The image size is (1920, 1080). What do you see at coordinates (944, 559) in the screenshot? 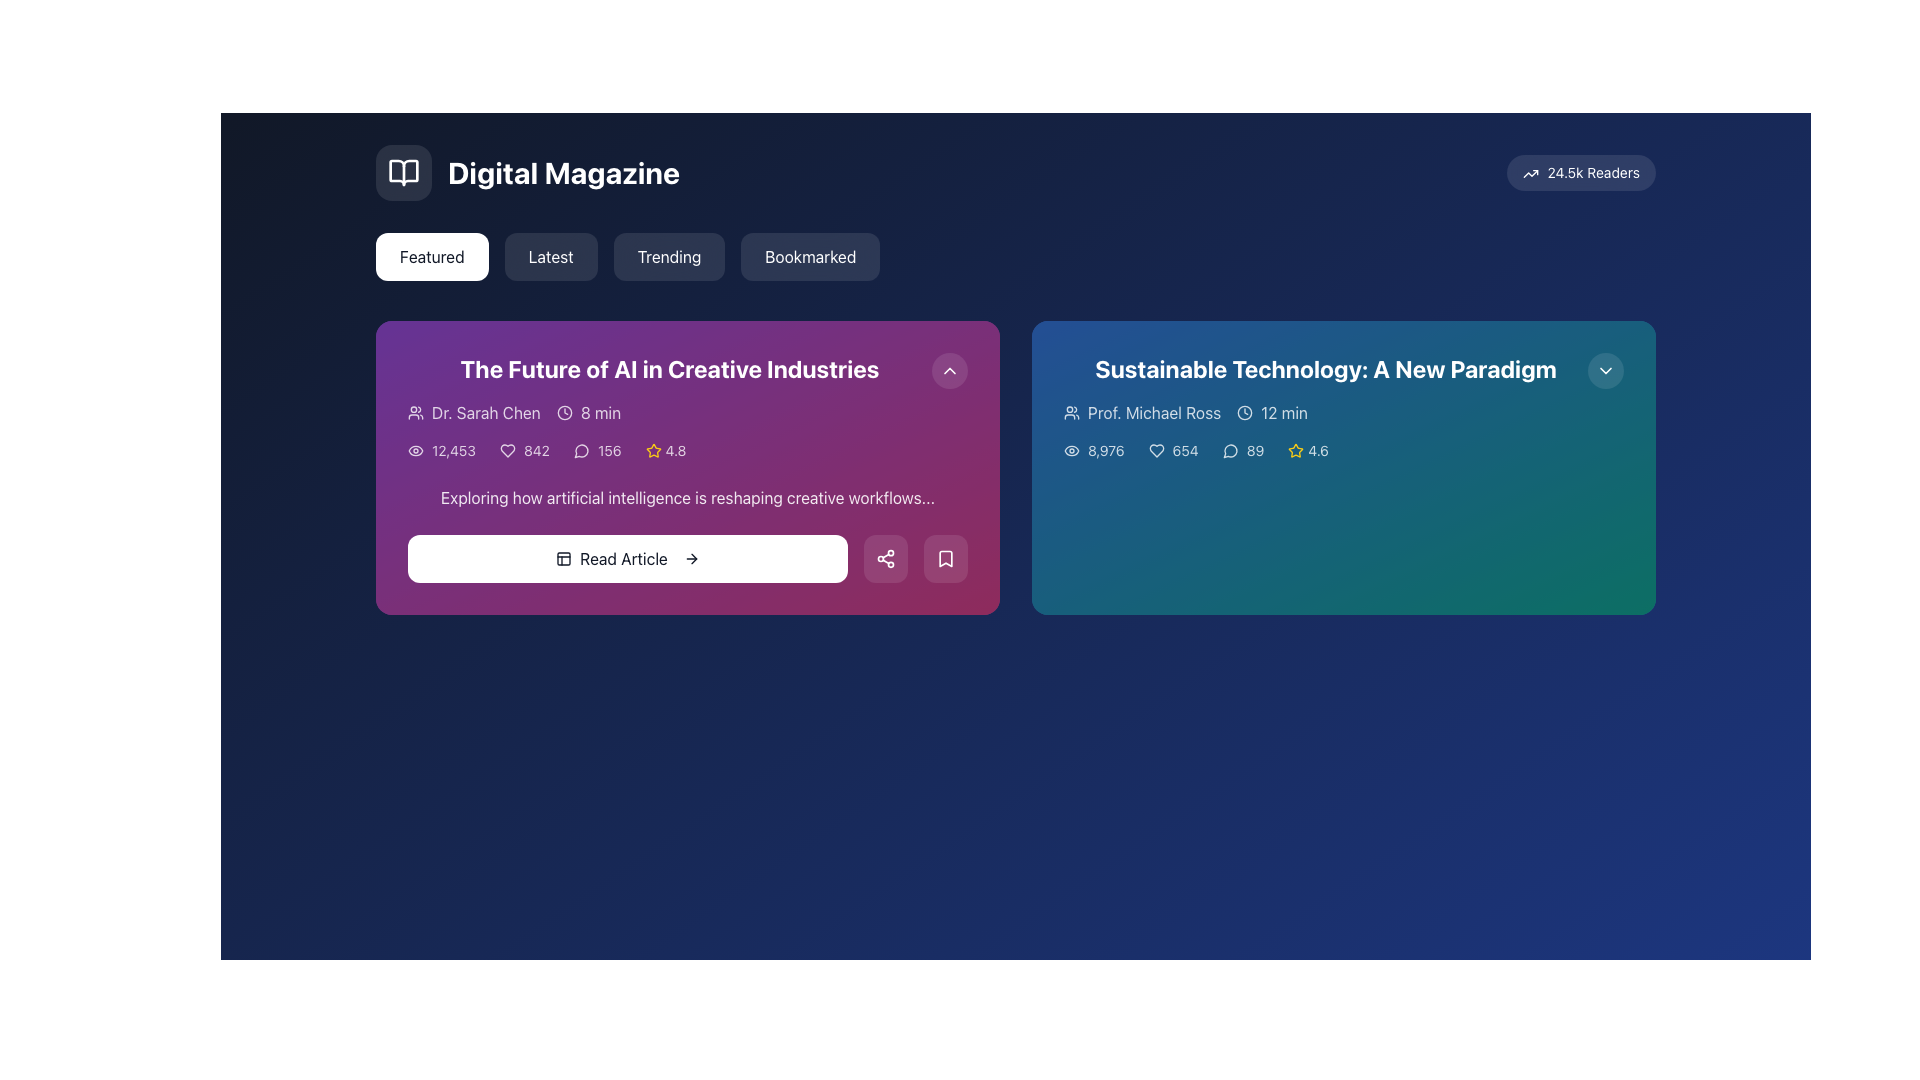
I see `the bookmark-shaped button with a white border on a semi-transparent purple background to bookmark the article, which is located to the right of the 'Read Article' button in the horizontal group of buttons` at bounding box center [944, 559].